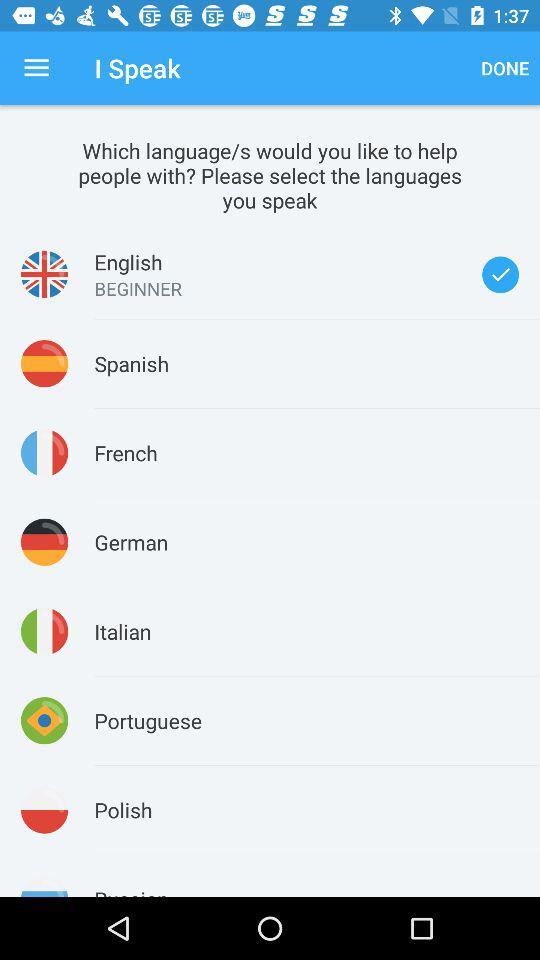  Describe the element at coordinates (44, 720) in the screenshot. I see `the icon left to portuguese` at that location.